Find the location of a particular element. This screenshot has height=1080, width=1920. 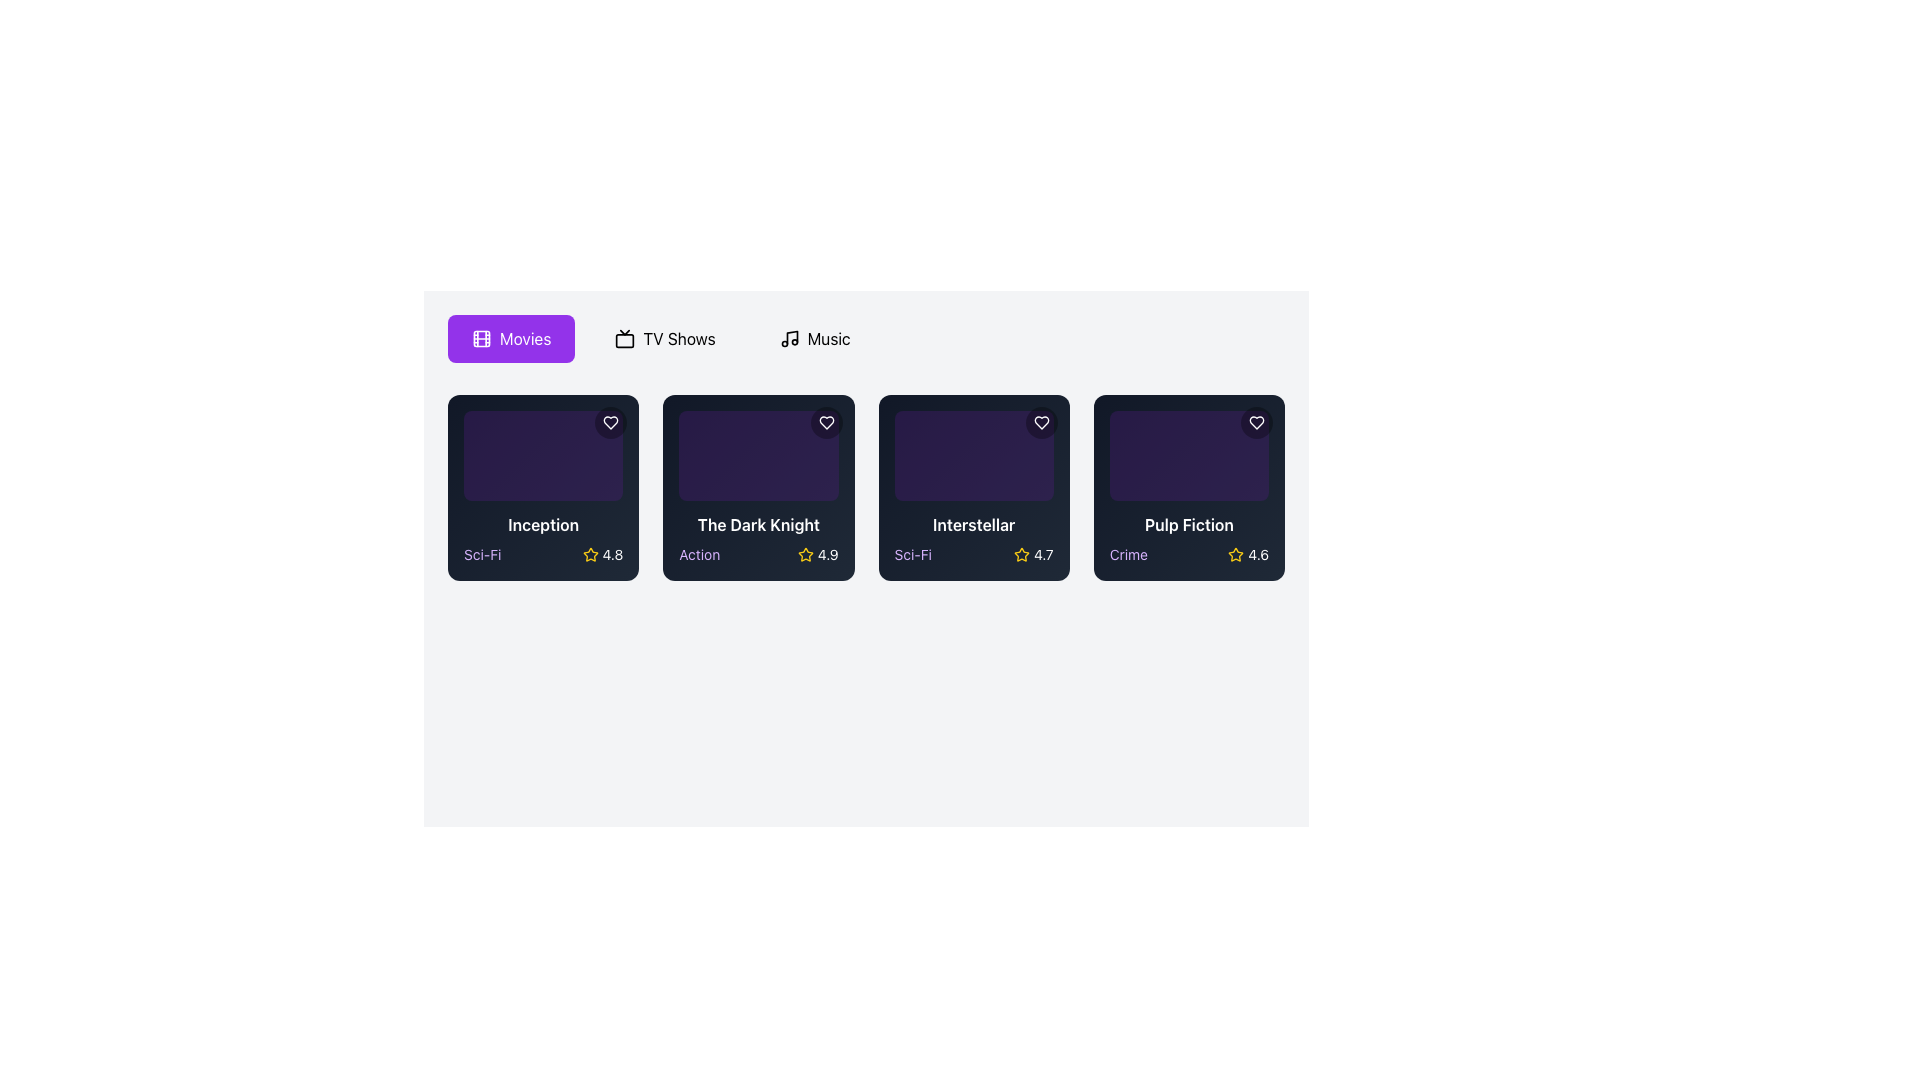

the yellow star-shaped icon with a hollow center located to the left of the rating value '4.7' in the 'Interstellar' movie card is located at coordinates (1022, 554).